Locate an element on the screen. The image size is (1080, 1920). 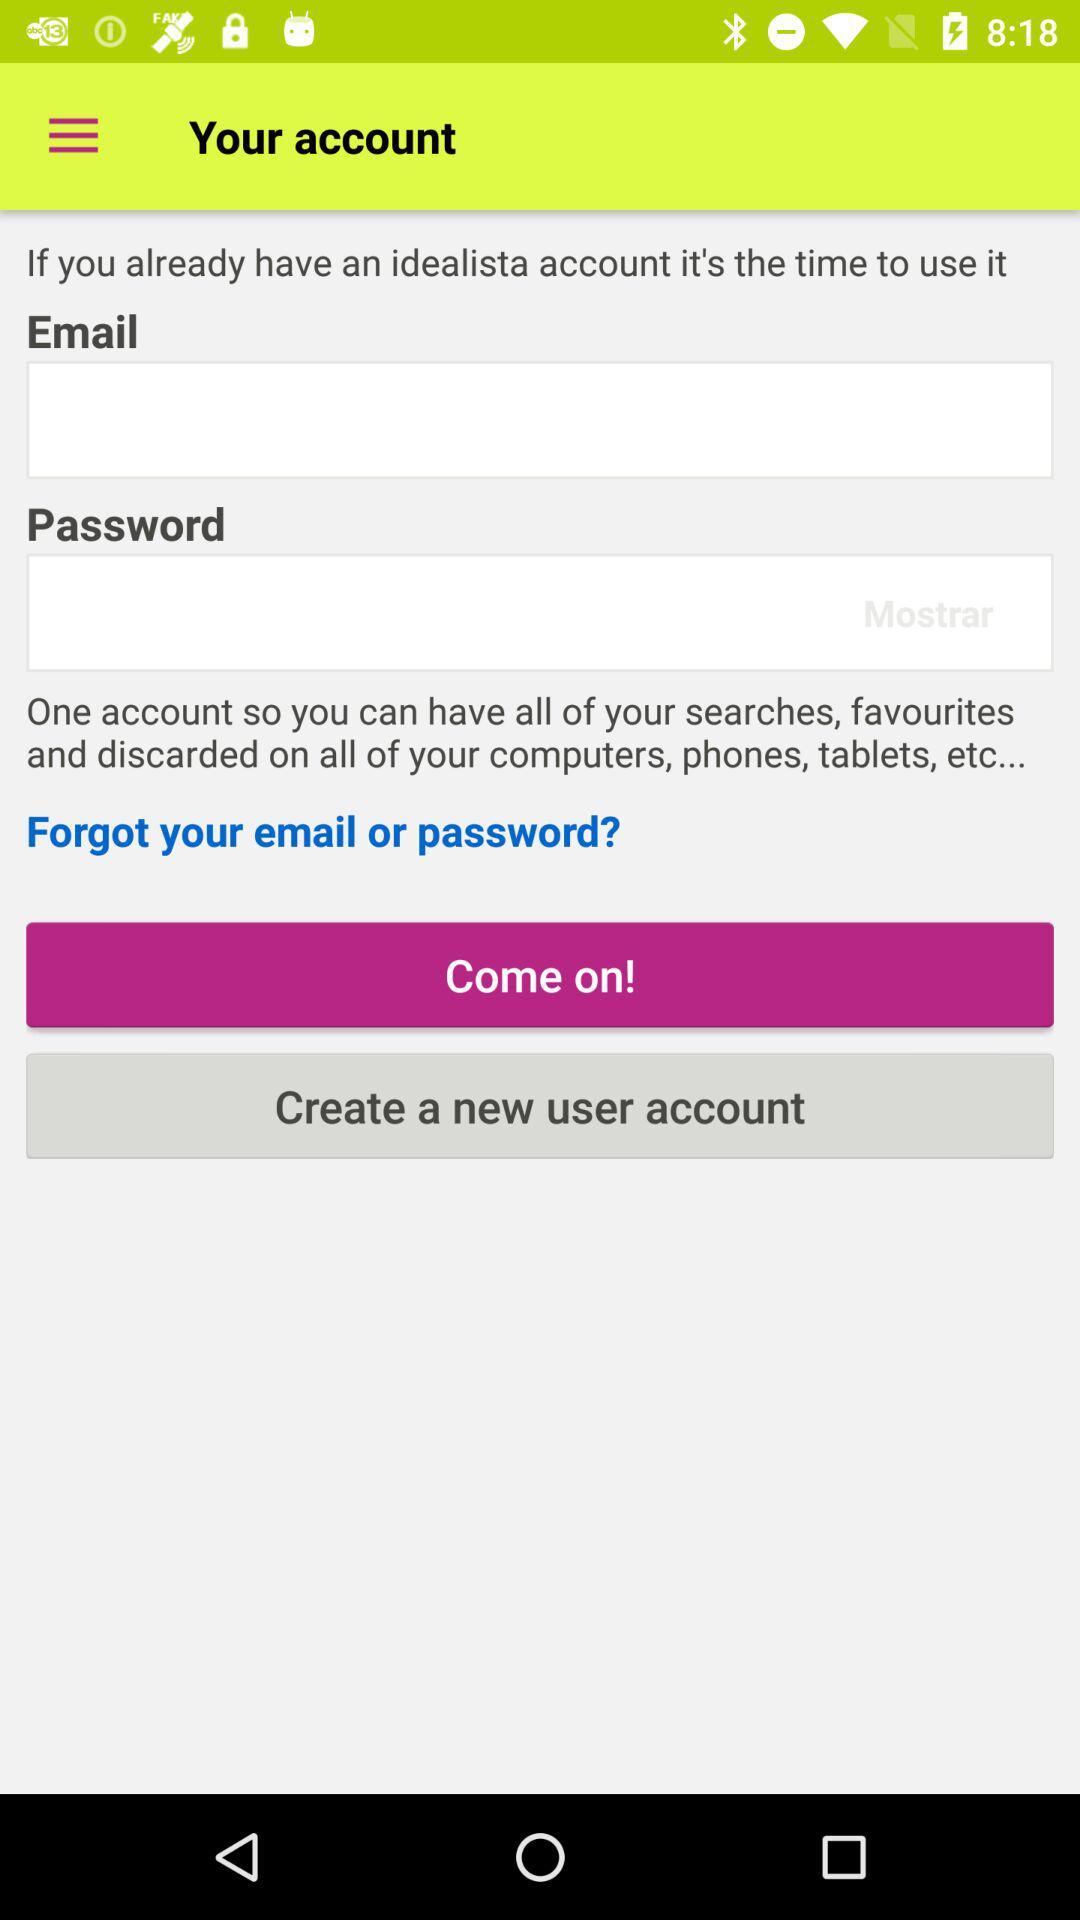
forgot your email is located at coordinates (540, 830).